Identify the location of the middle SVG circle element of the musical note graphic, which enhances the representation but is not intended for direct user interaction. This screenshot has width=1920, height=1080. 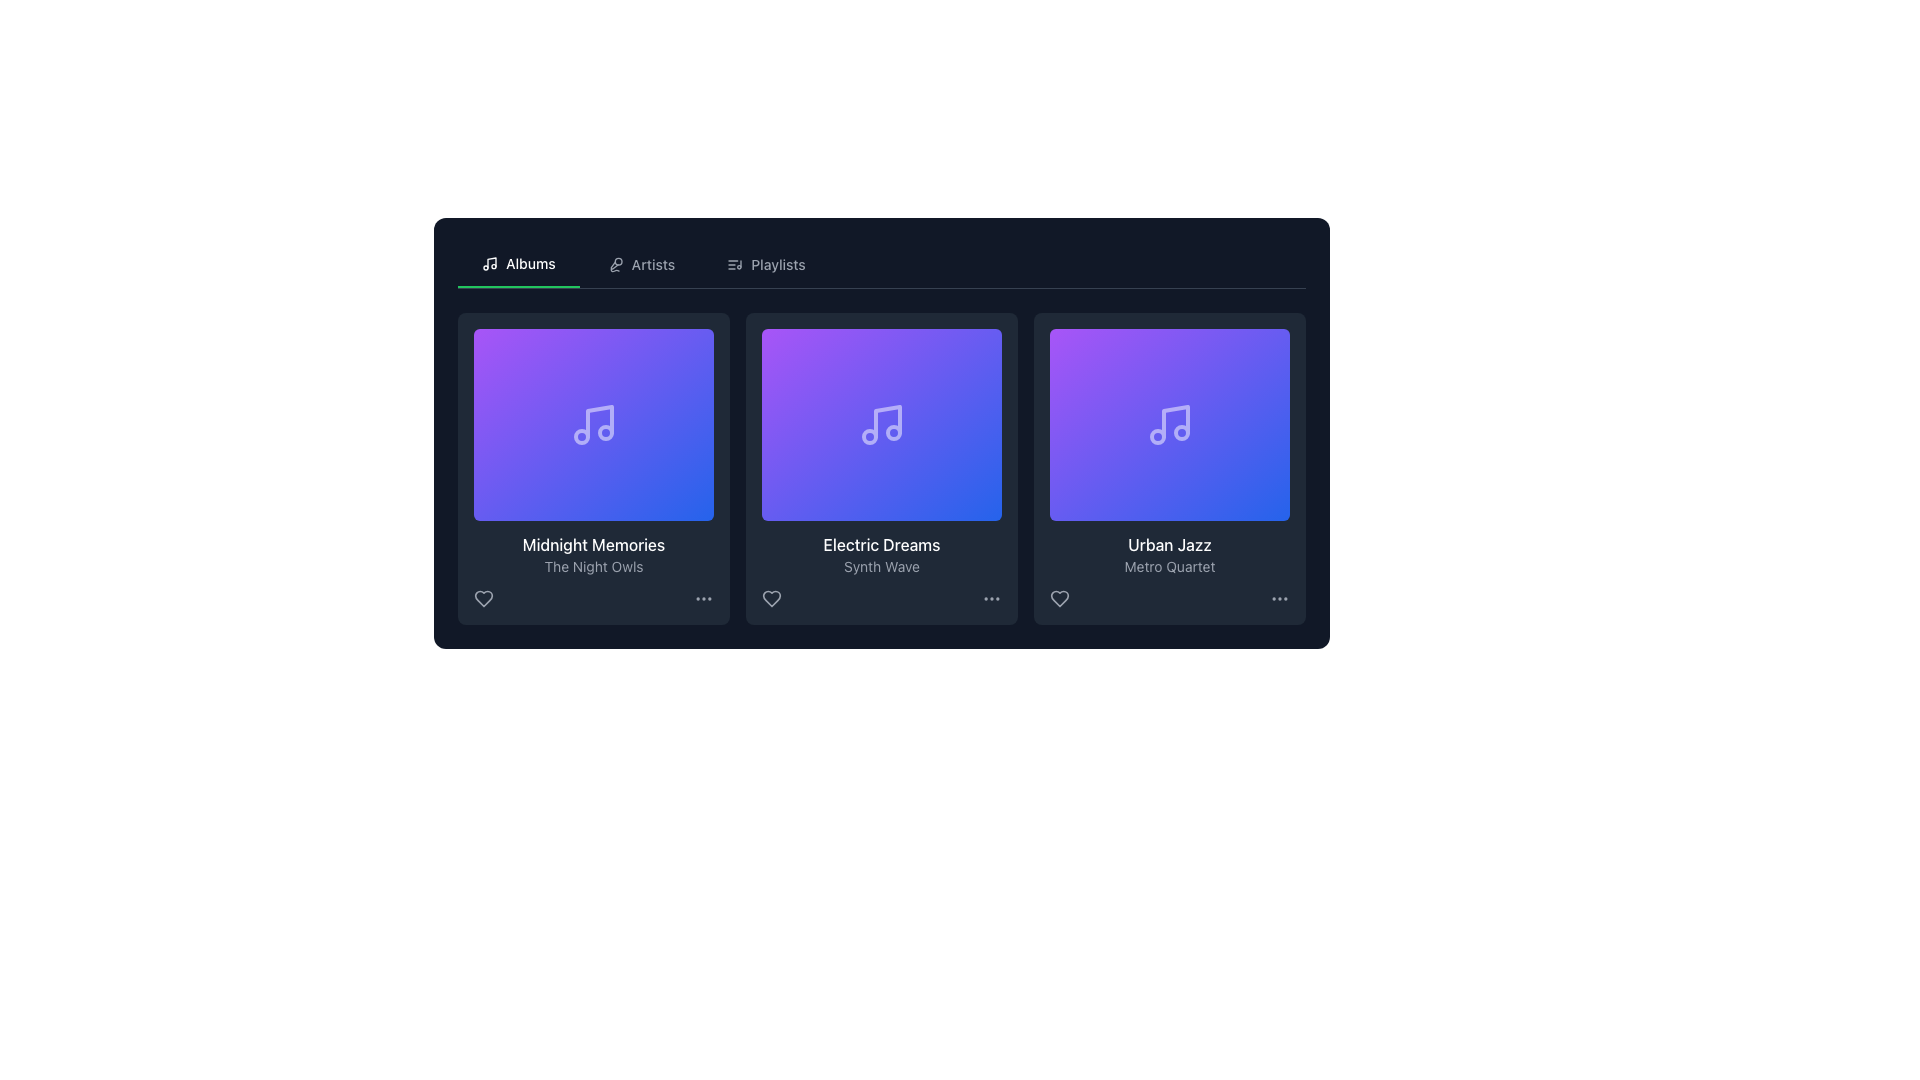
(1157, 435).